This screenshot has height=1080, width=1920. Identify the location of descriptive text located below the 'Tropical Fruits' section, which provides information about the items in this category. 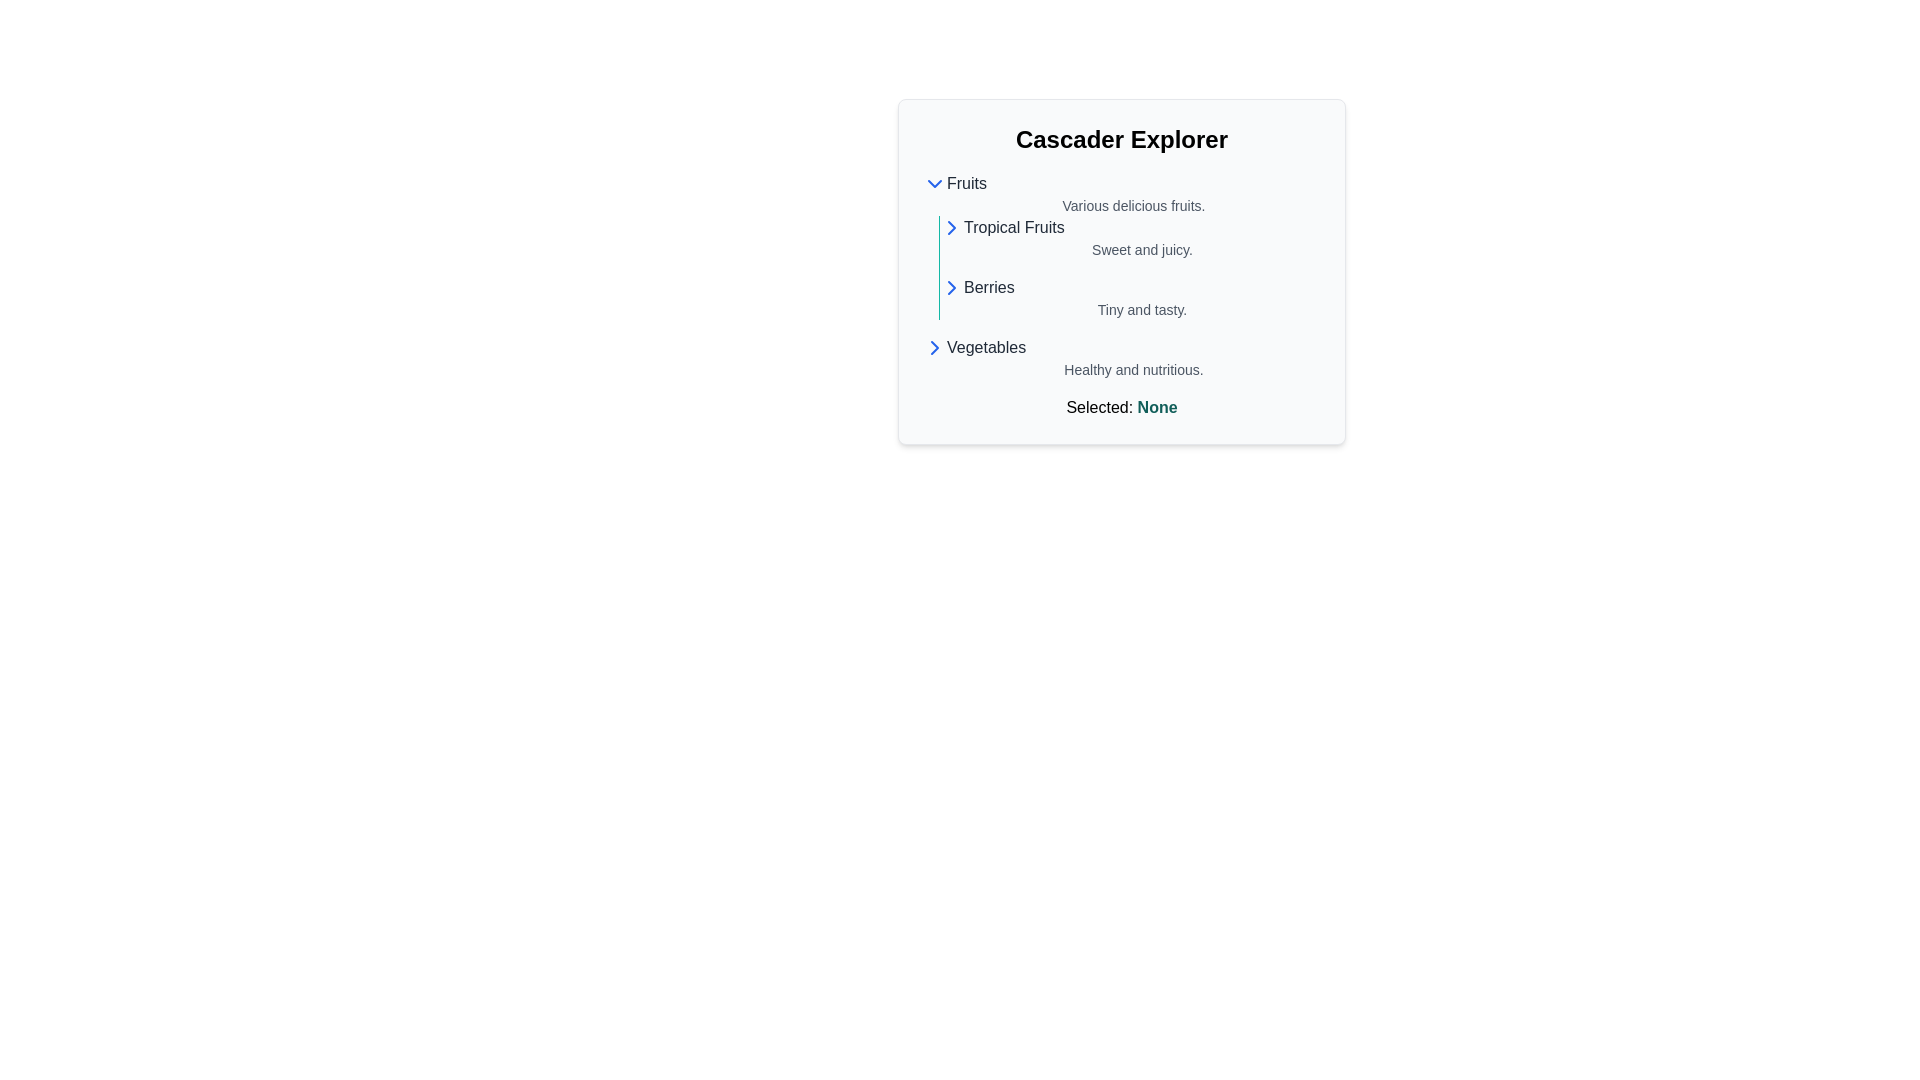
(1142, 249).